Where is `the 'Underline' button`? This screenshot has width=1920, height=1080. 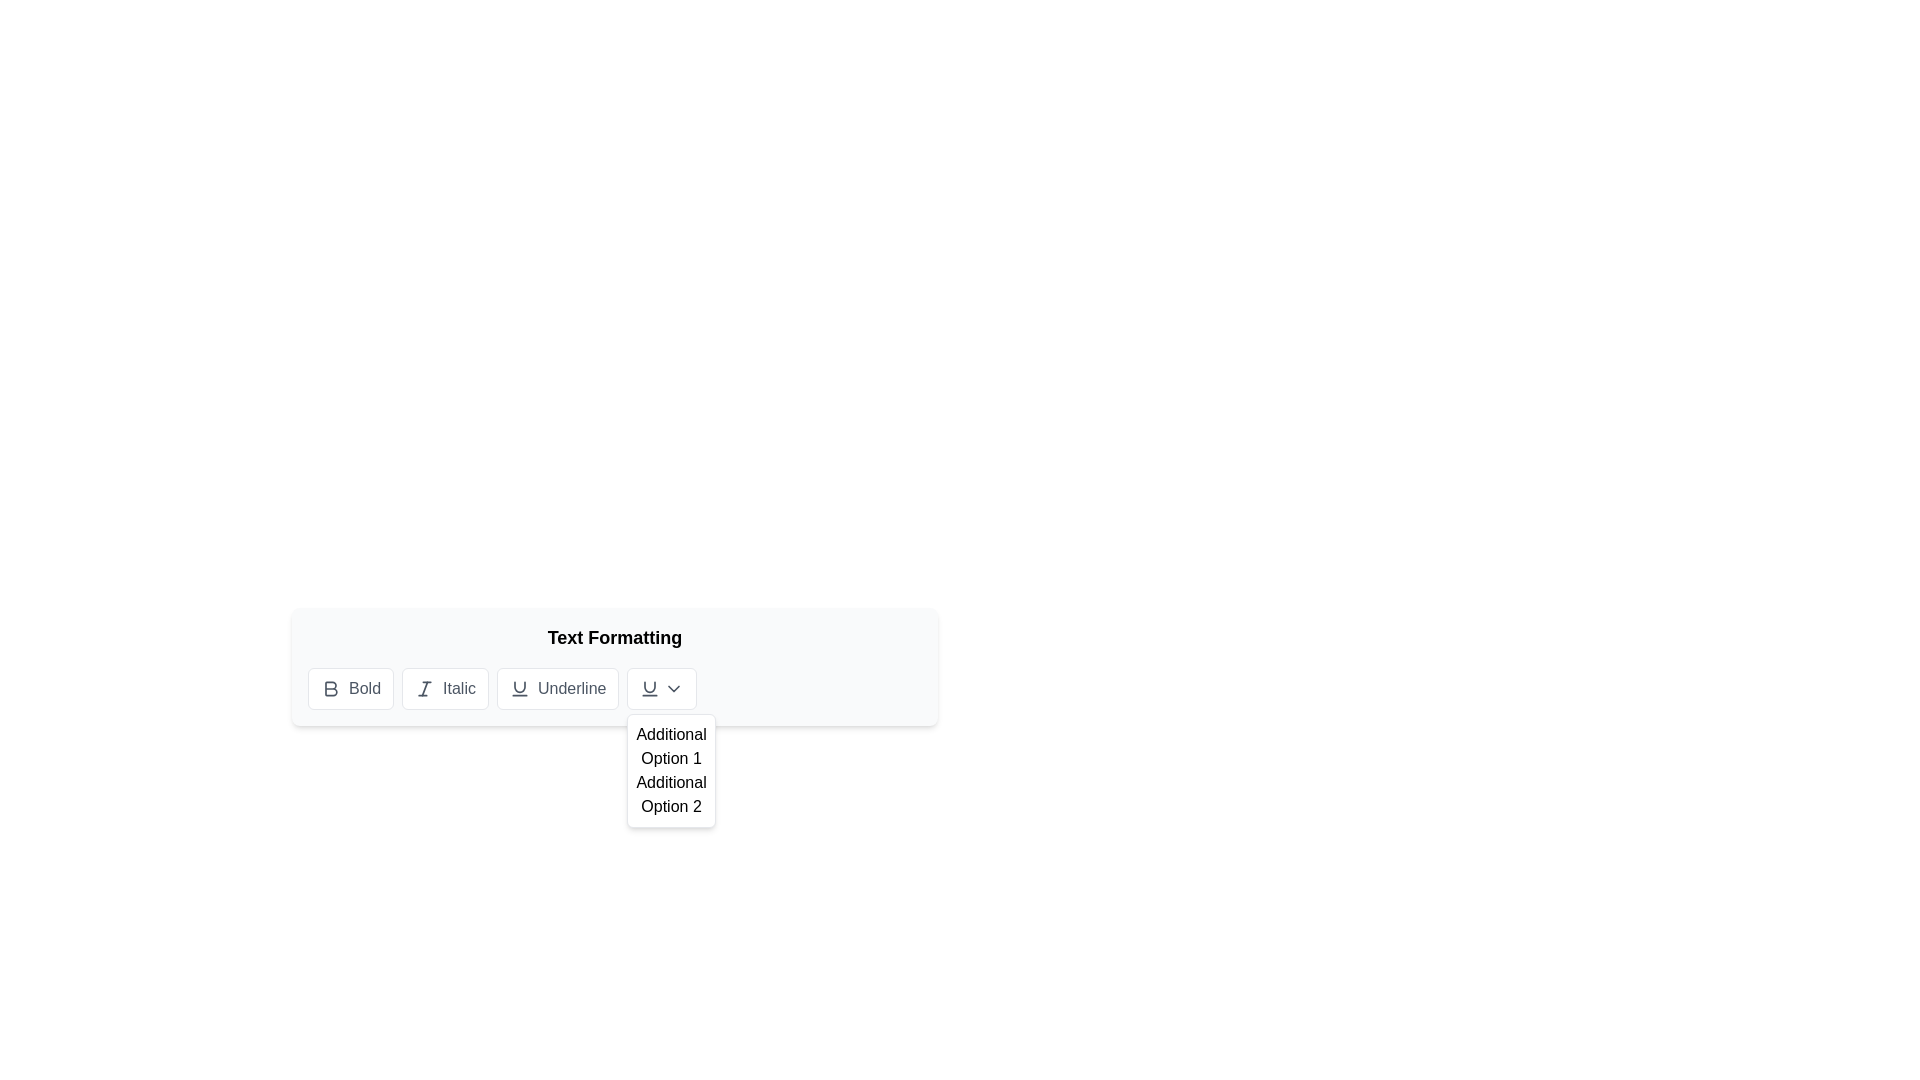
the 'Underline' button is located at coordinates (558, 688).